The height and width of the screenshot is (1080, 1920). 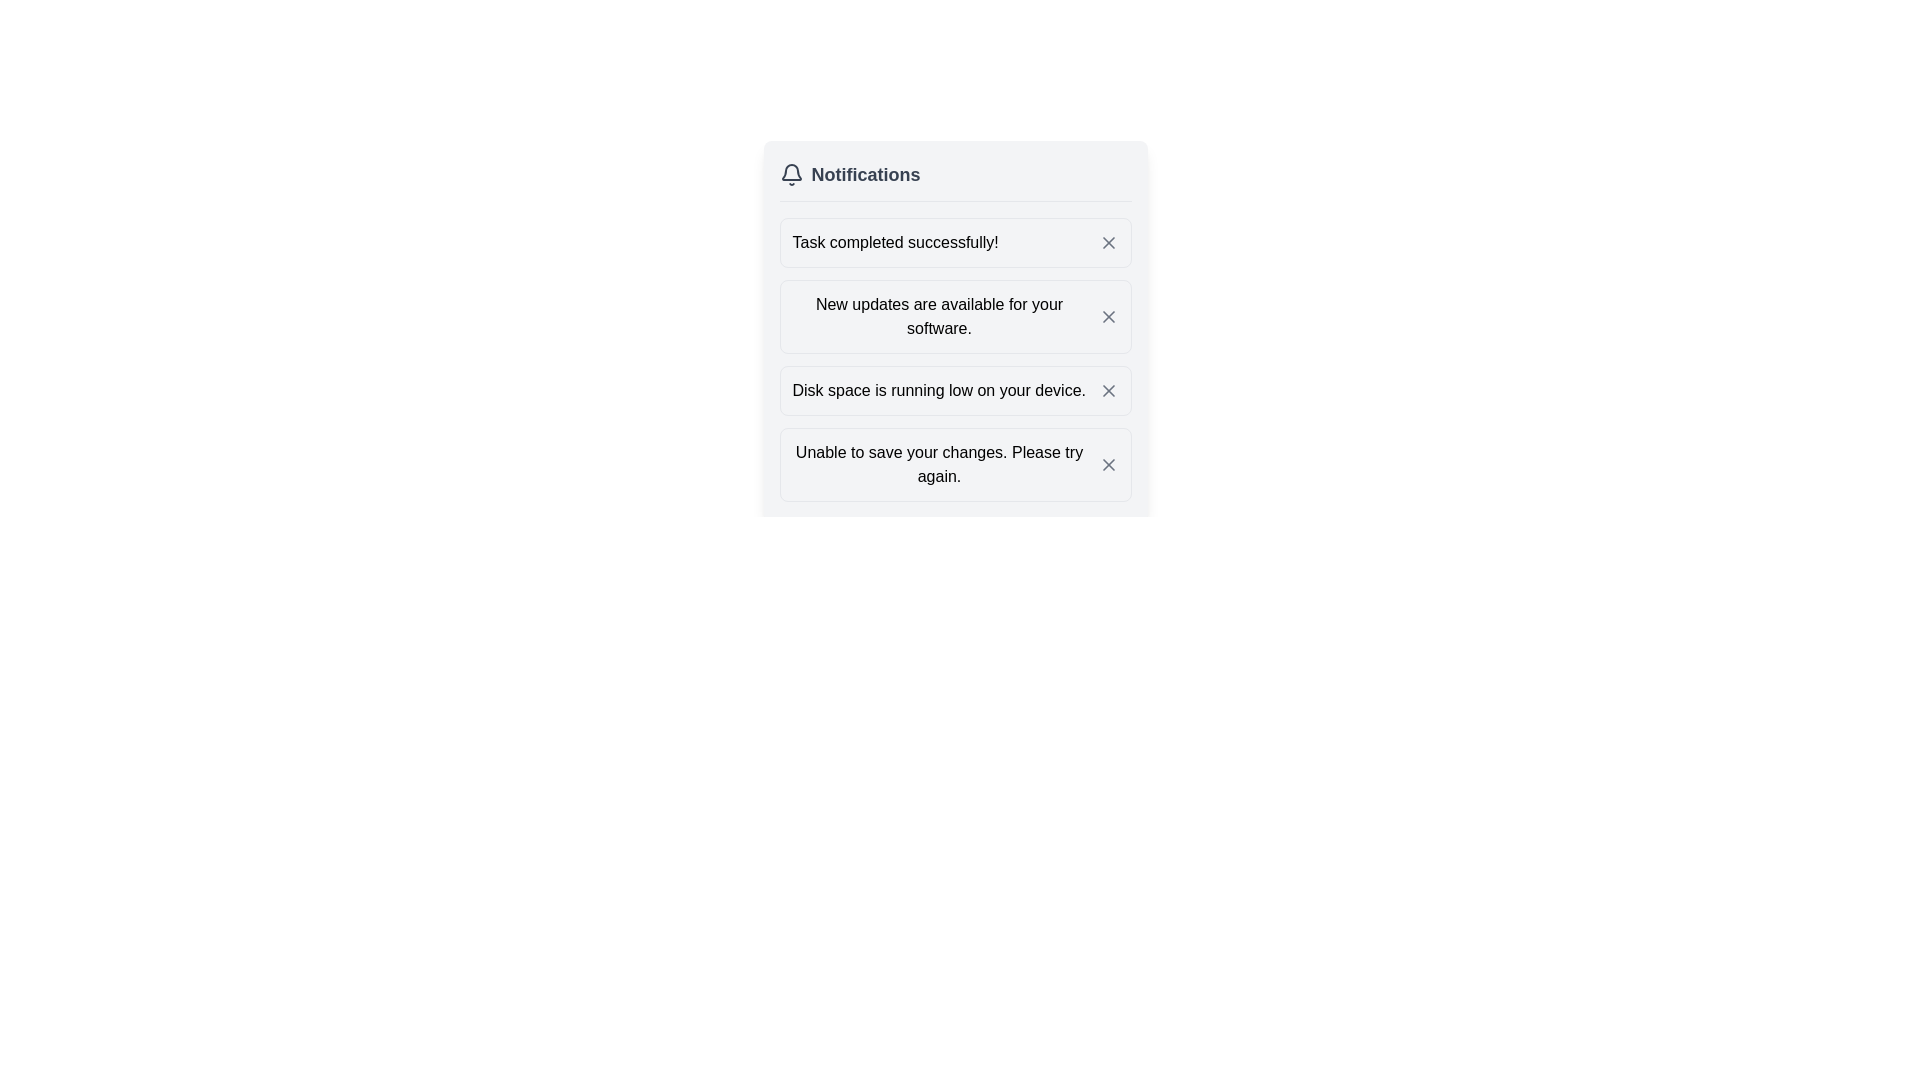 What do you see at coordinates (938, 465) in the screenshot?
I see `the text display that indicates an unsuccessful operation to save changes, which is the main content of the fourth notification in the vertical list of the notification panel` at bounding box center [938, 465].